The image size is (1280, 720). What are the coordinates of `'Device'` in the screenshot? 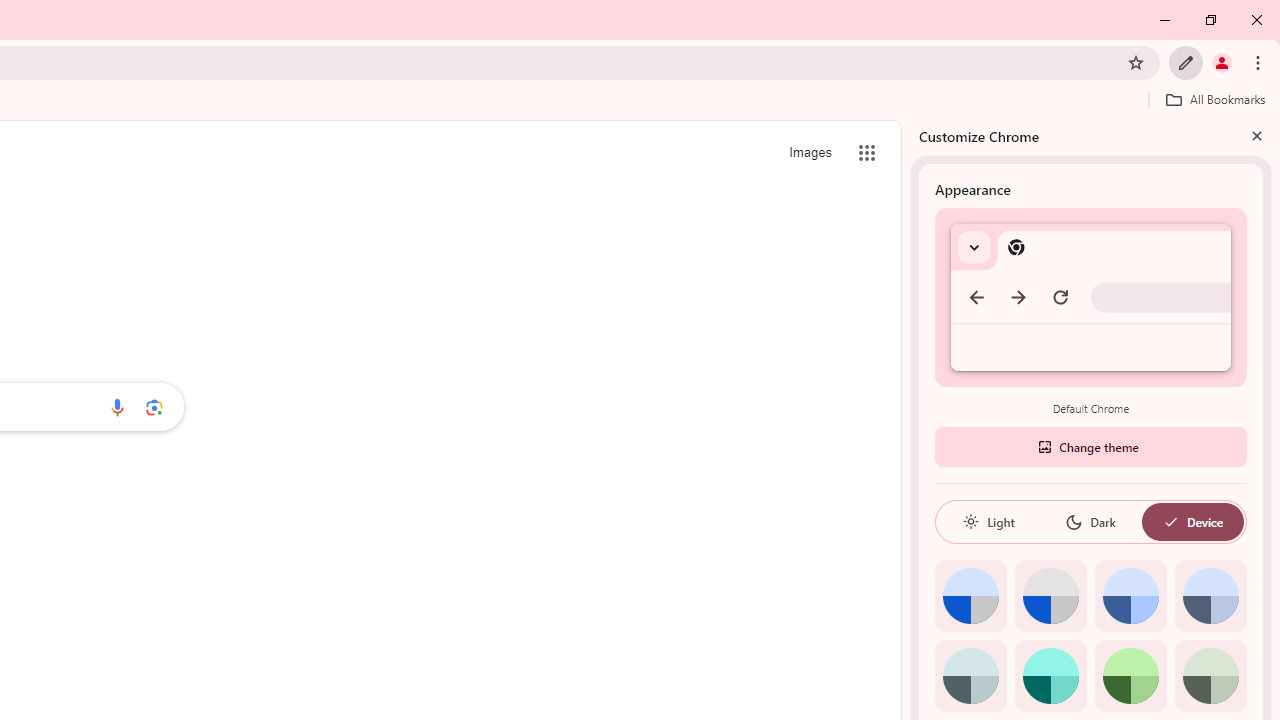 It's located at (1192, 521).